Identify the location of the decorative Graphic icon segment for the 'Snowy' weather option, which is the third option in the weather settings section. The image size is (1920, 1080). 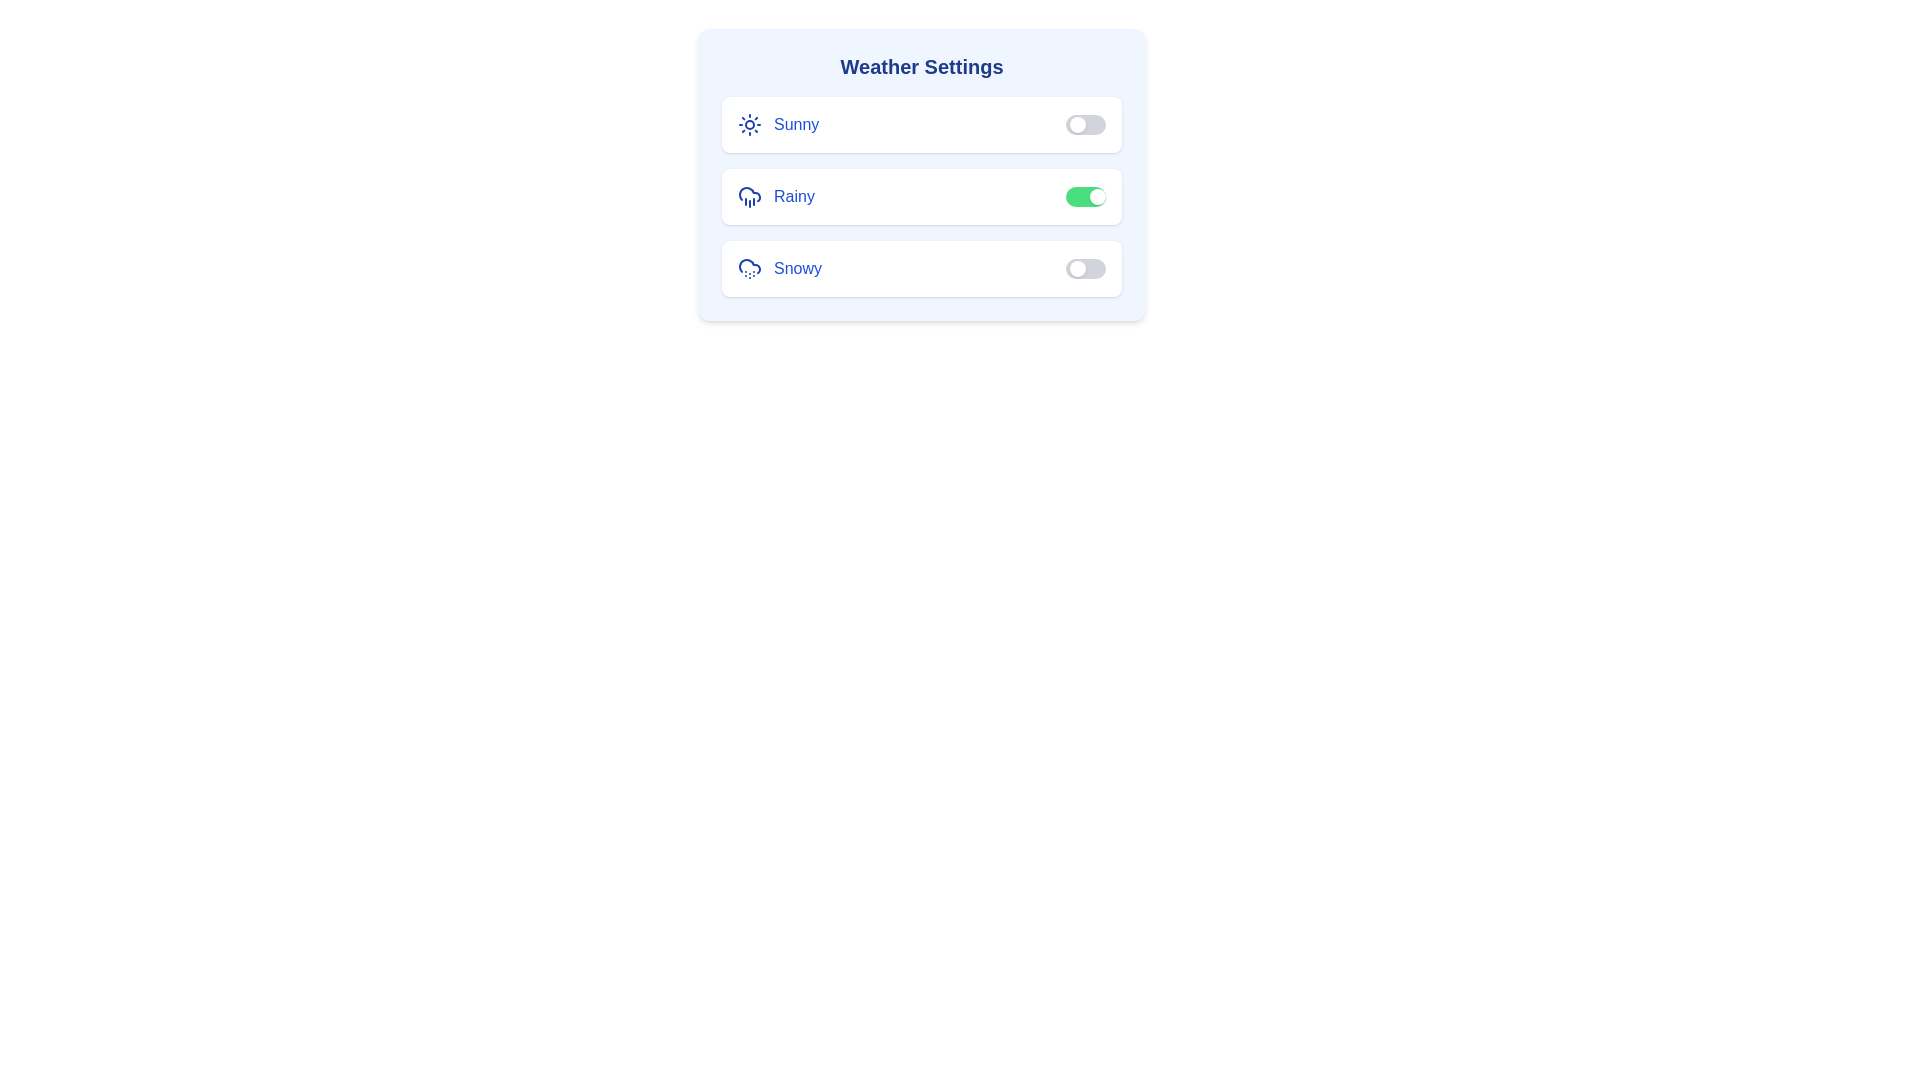
(748, 265).